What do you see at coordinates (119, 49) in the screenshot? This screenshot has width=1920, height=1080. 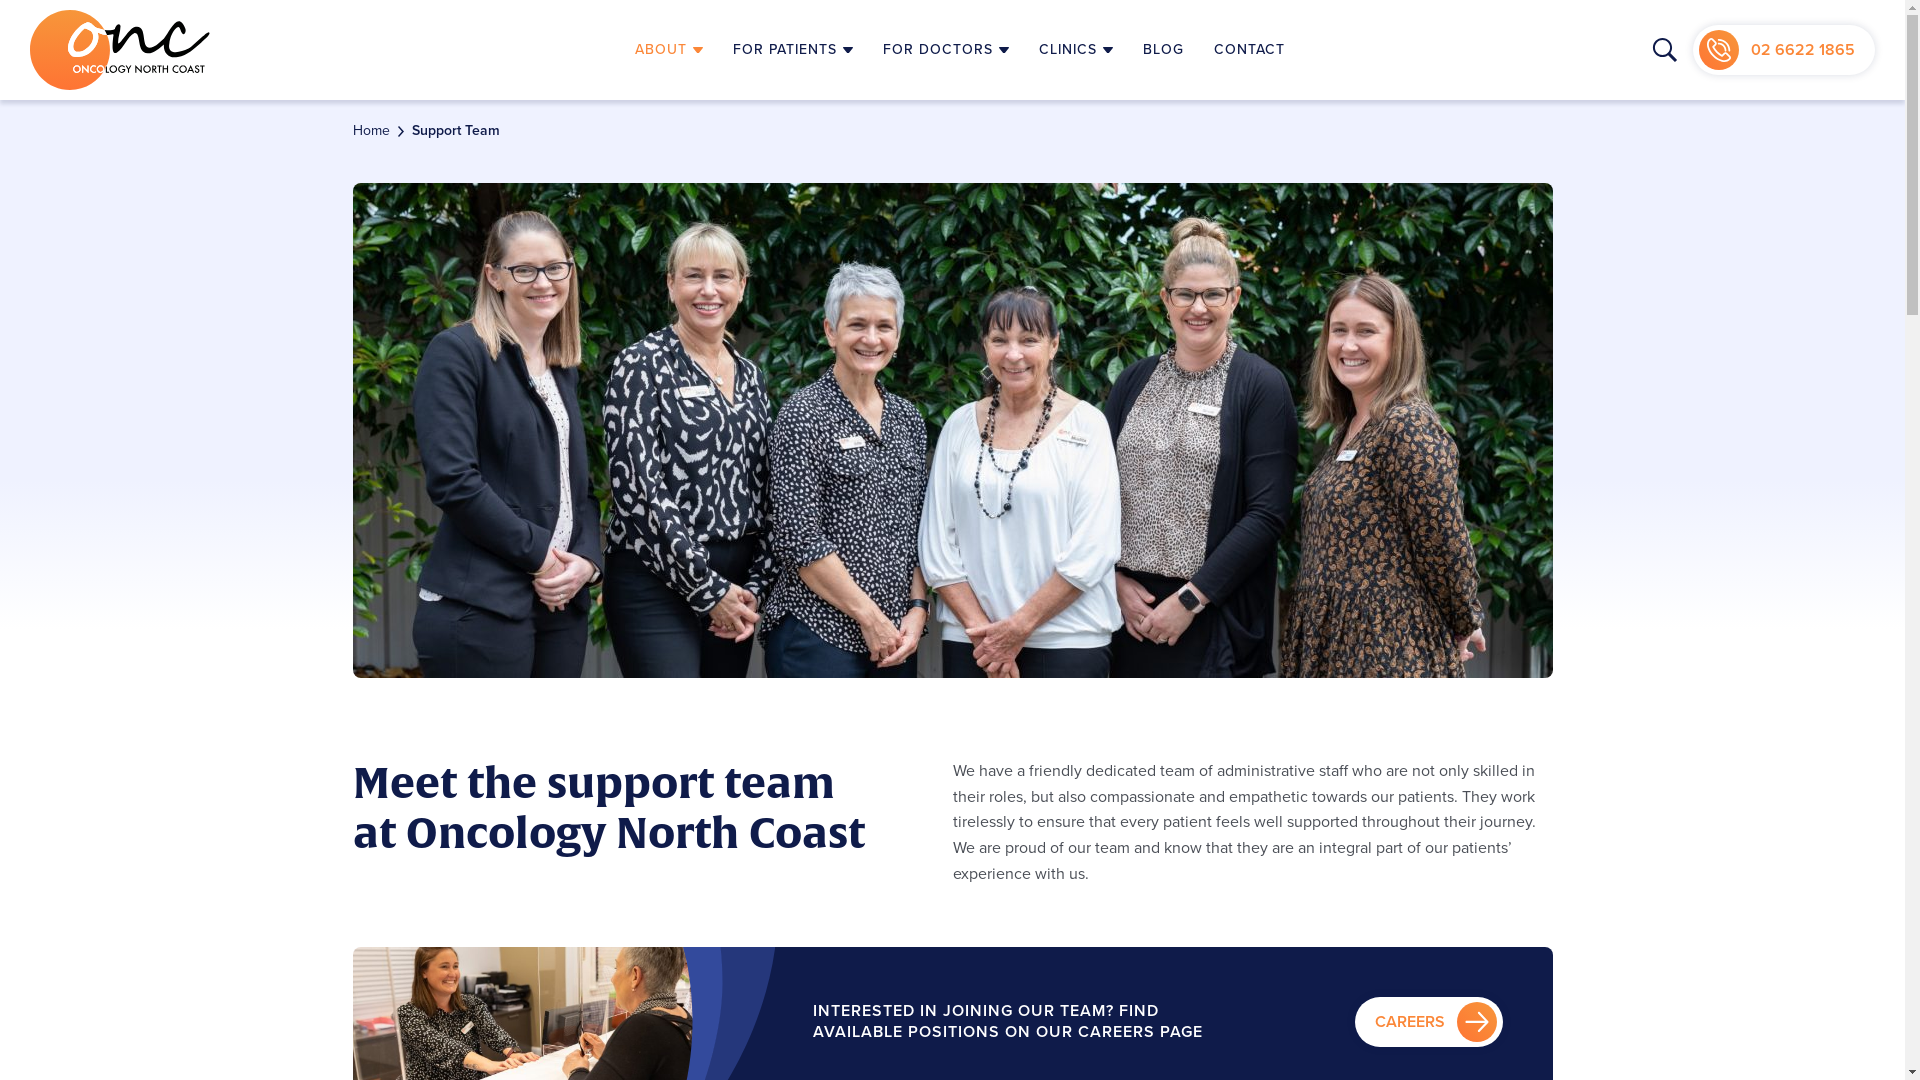 I see `'ONC'` at bounding box center [119, 49].